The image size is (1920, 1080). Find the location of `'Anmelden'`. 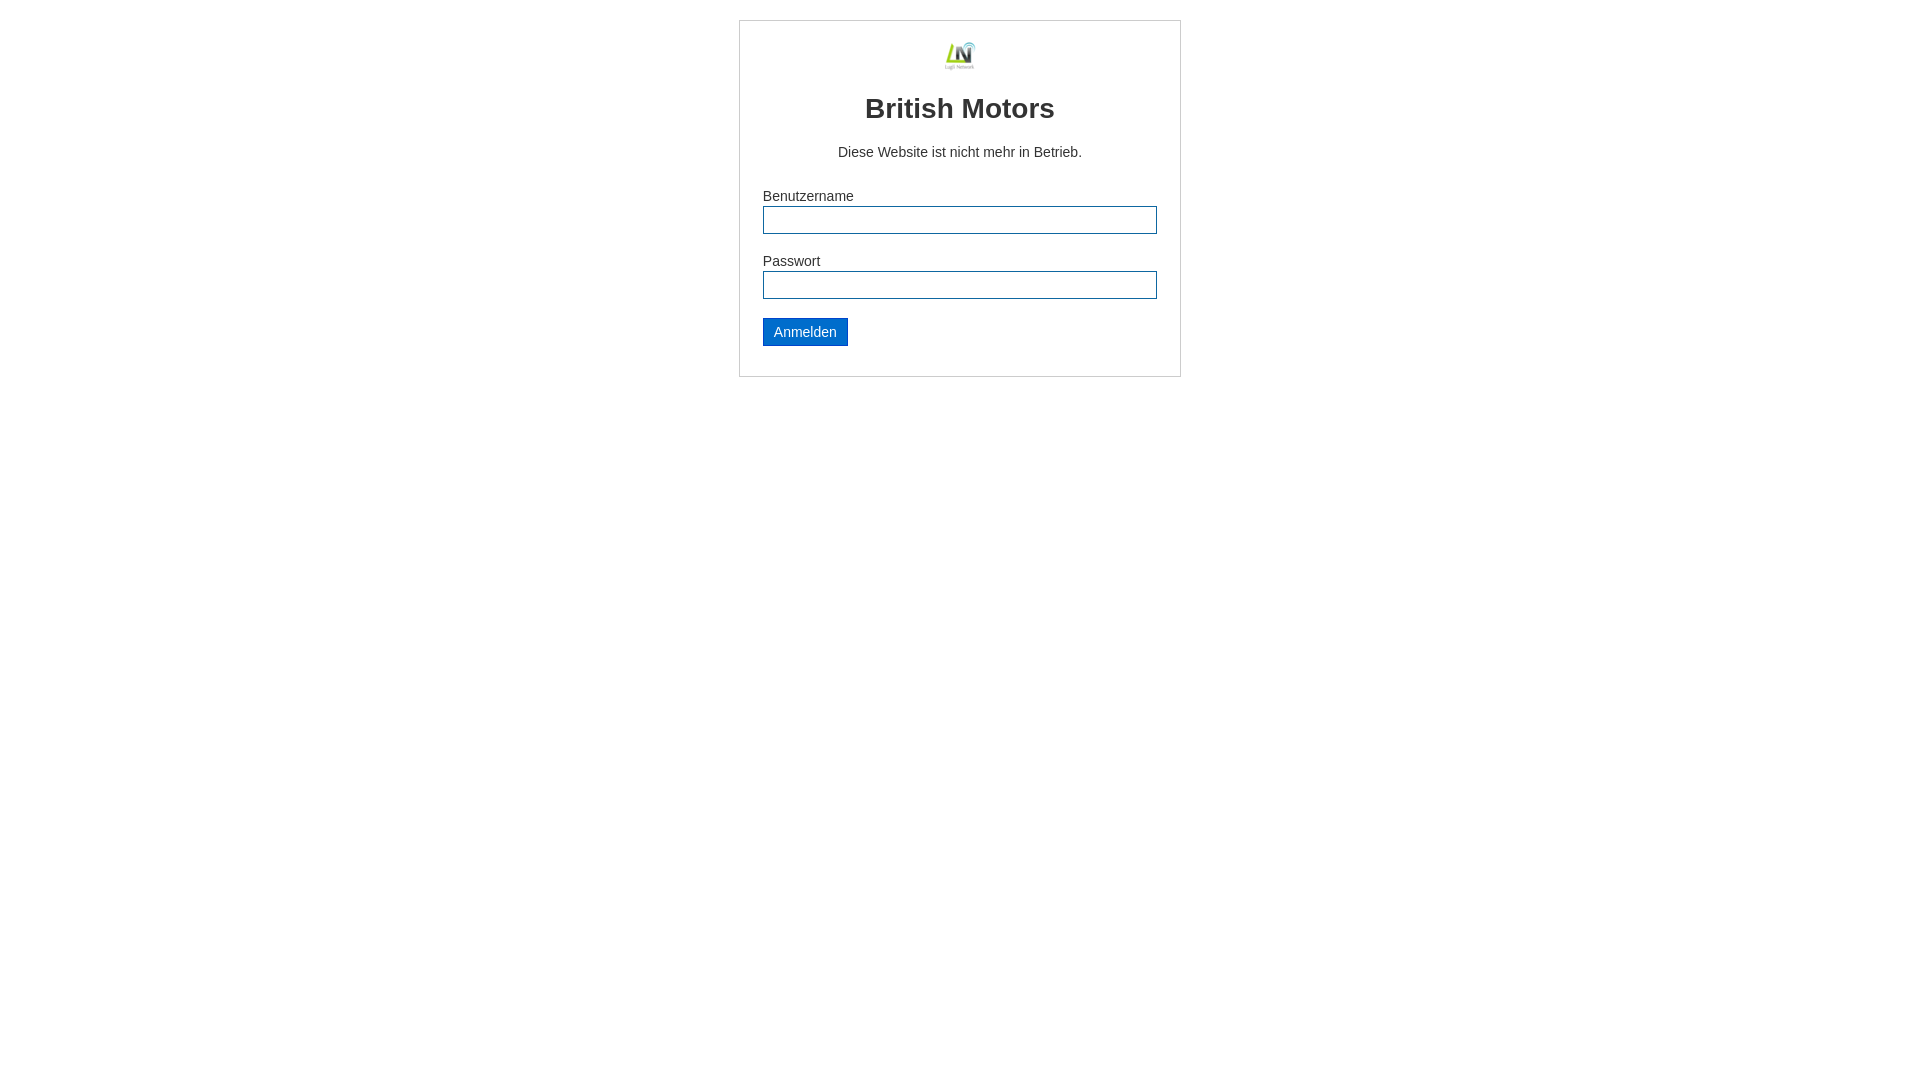

'Anmelden' is located at coordinates (805, 330).